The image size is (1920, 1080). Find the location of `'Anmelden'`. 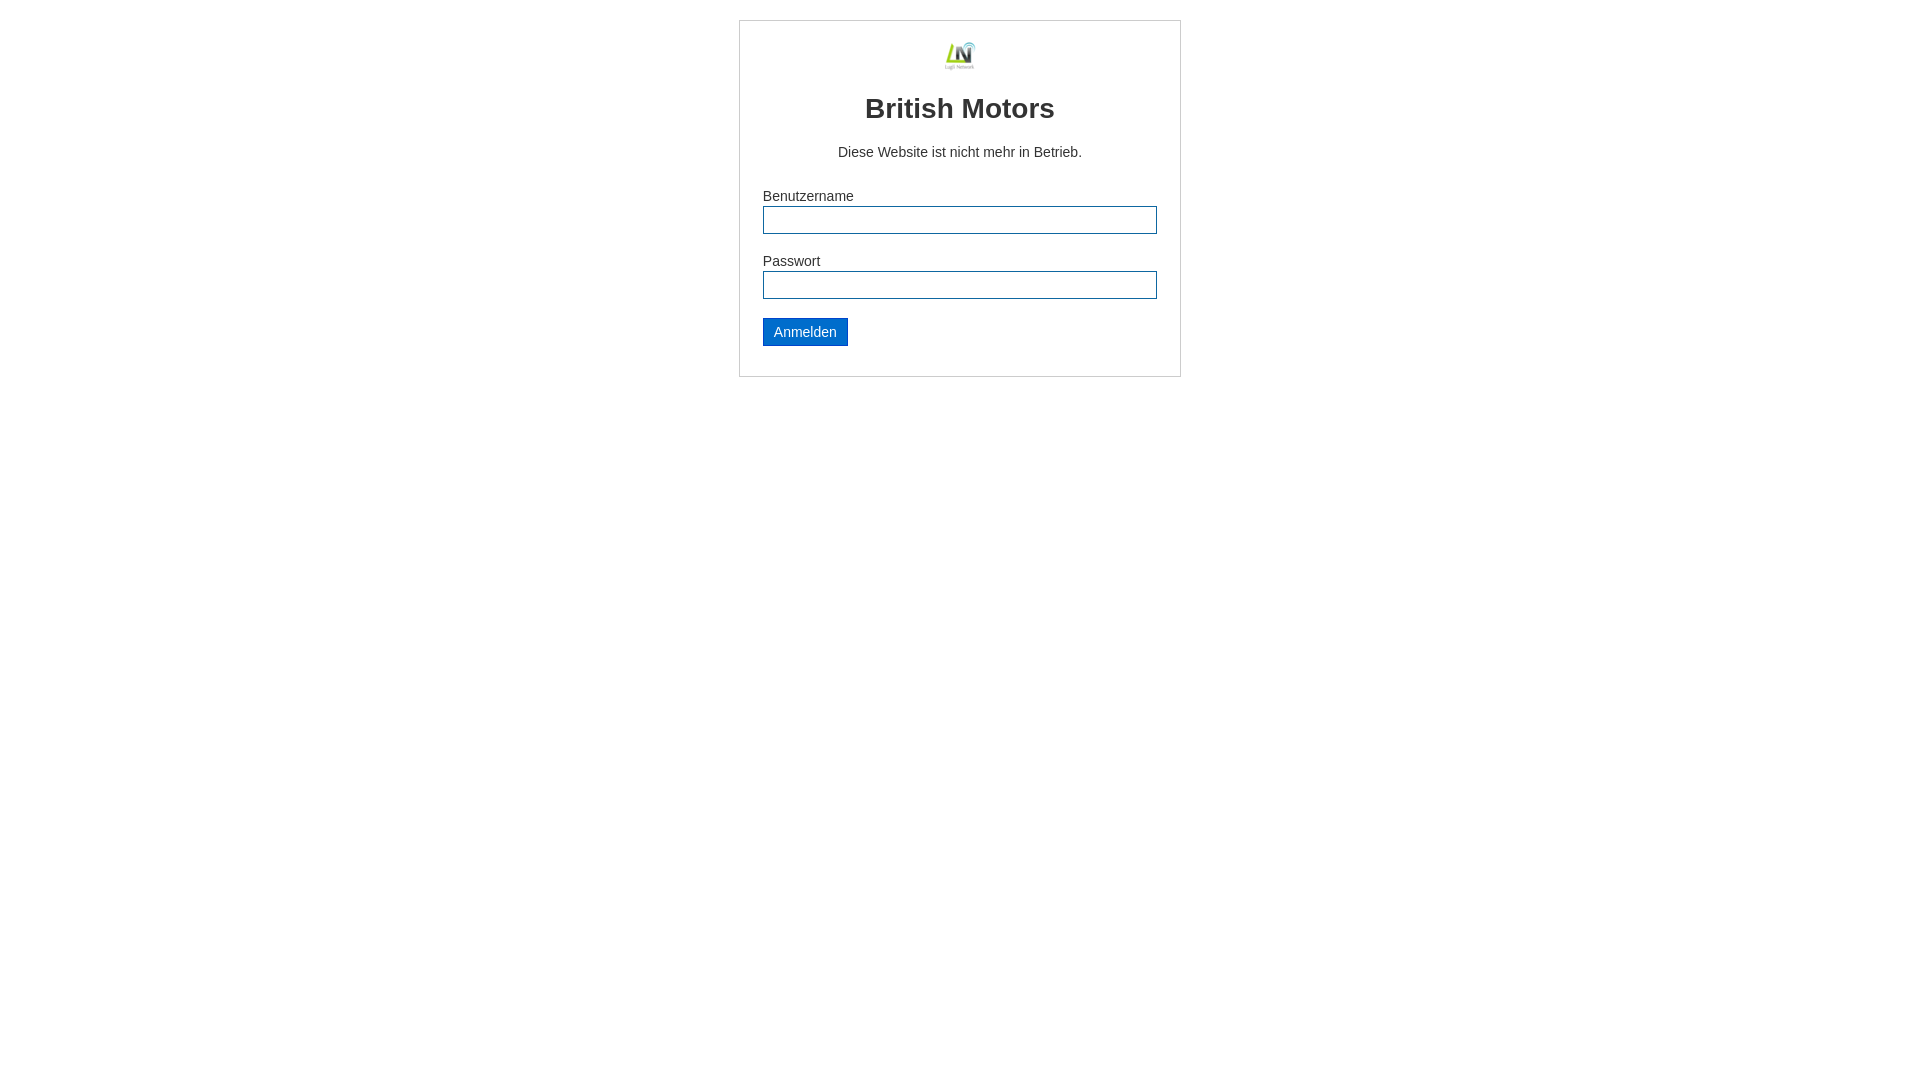

'Anmelden' is located at coordinates (805, 330).